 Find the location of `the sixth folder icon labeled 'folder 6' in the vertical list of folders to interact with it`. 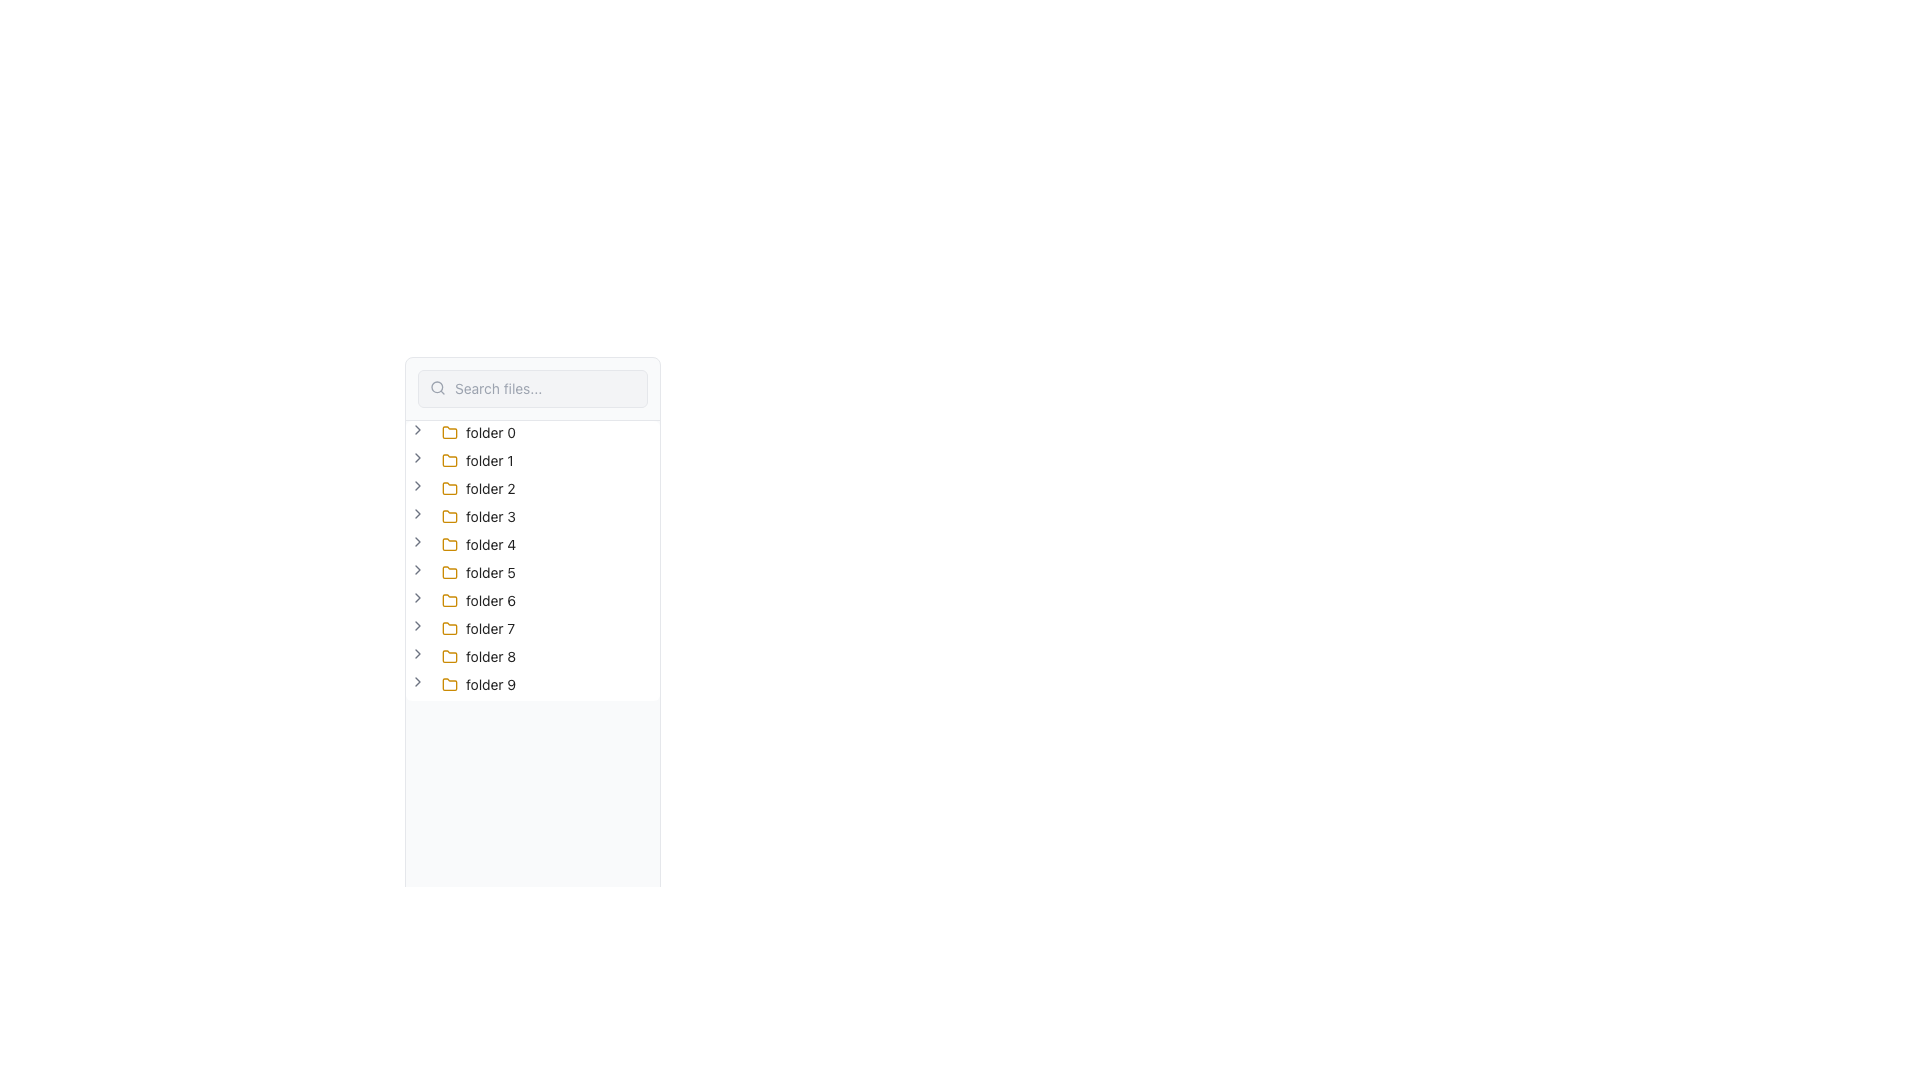

the sixth folder icon labeled 'folder 6' in the vertical list of folders to interact with it is located at coordinates (449, 599).